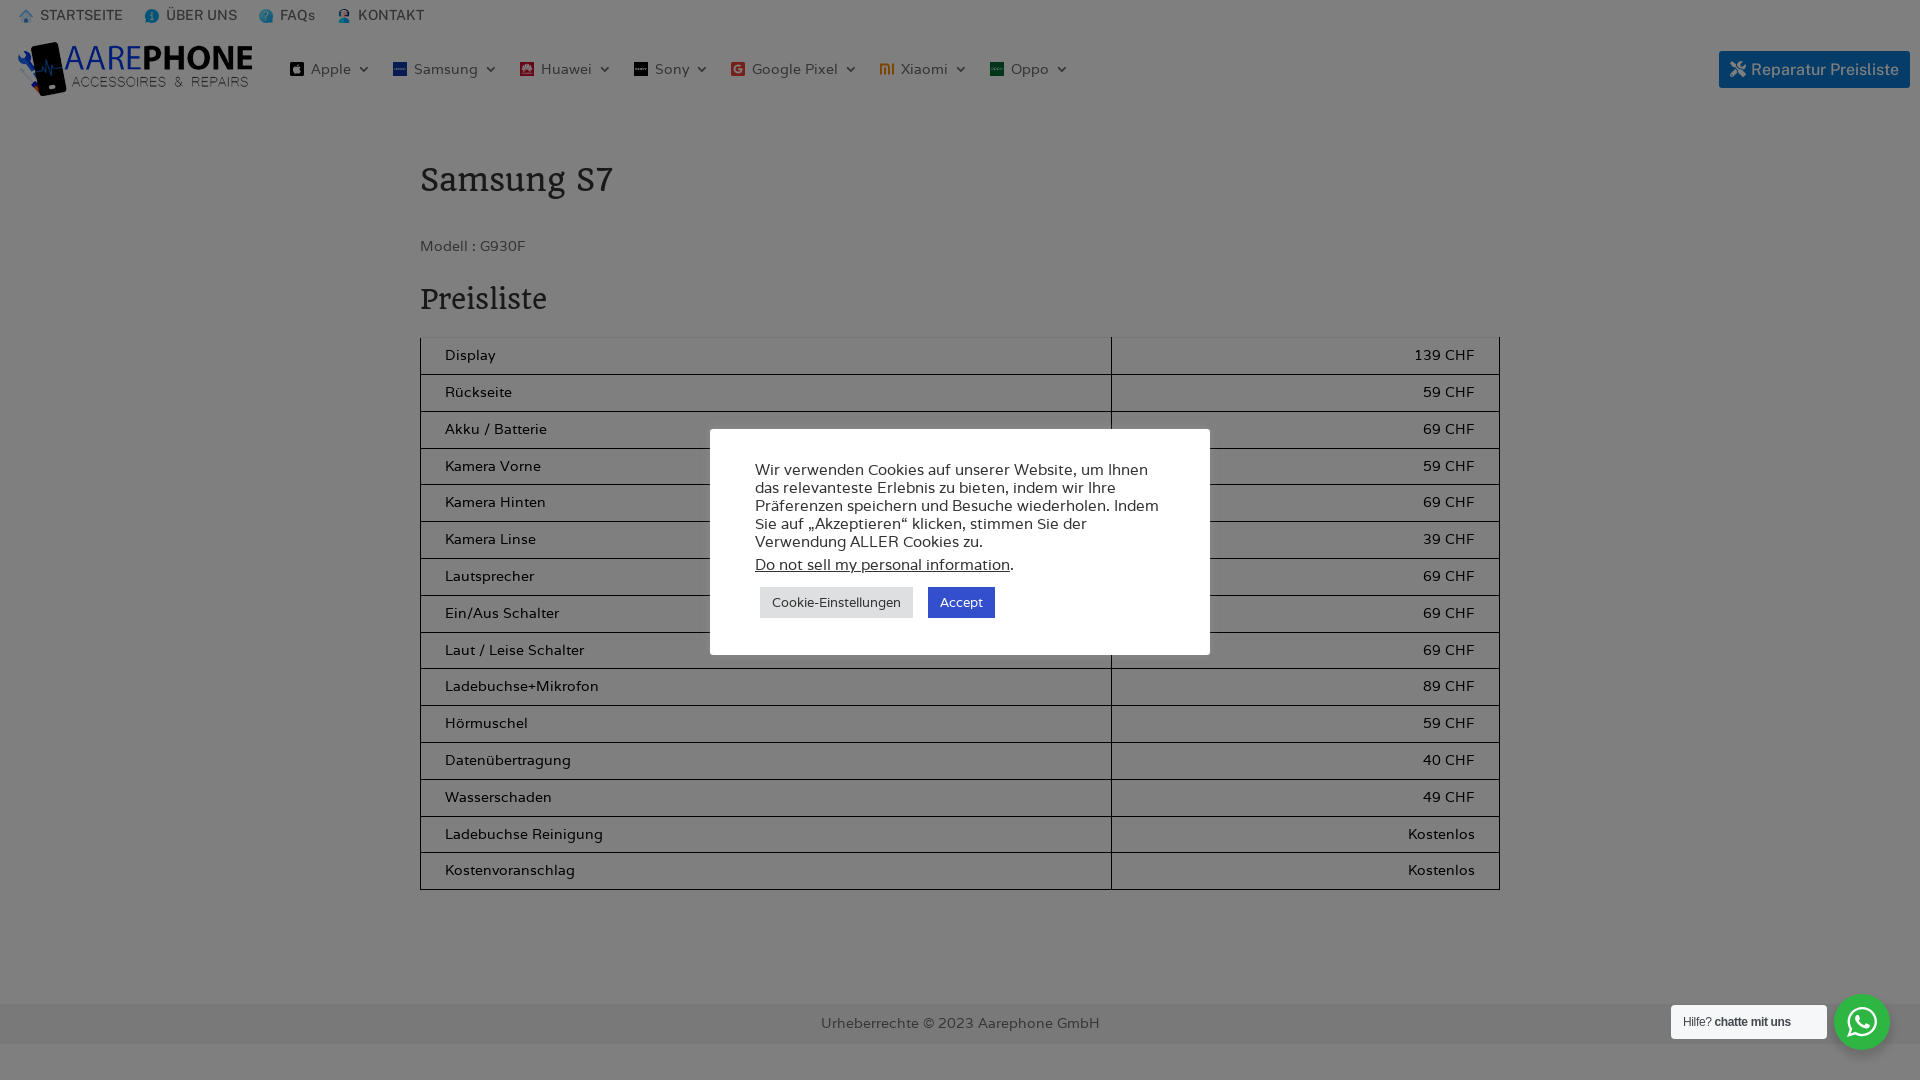 The width and height of the screenshot is (1920, 1080). I want to click on 'Apple', so click(288, 68).